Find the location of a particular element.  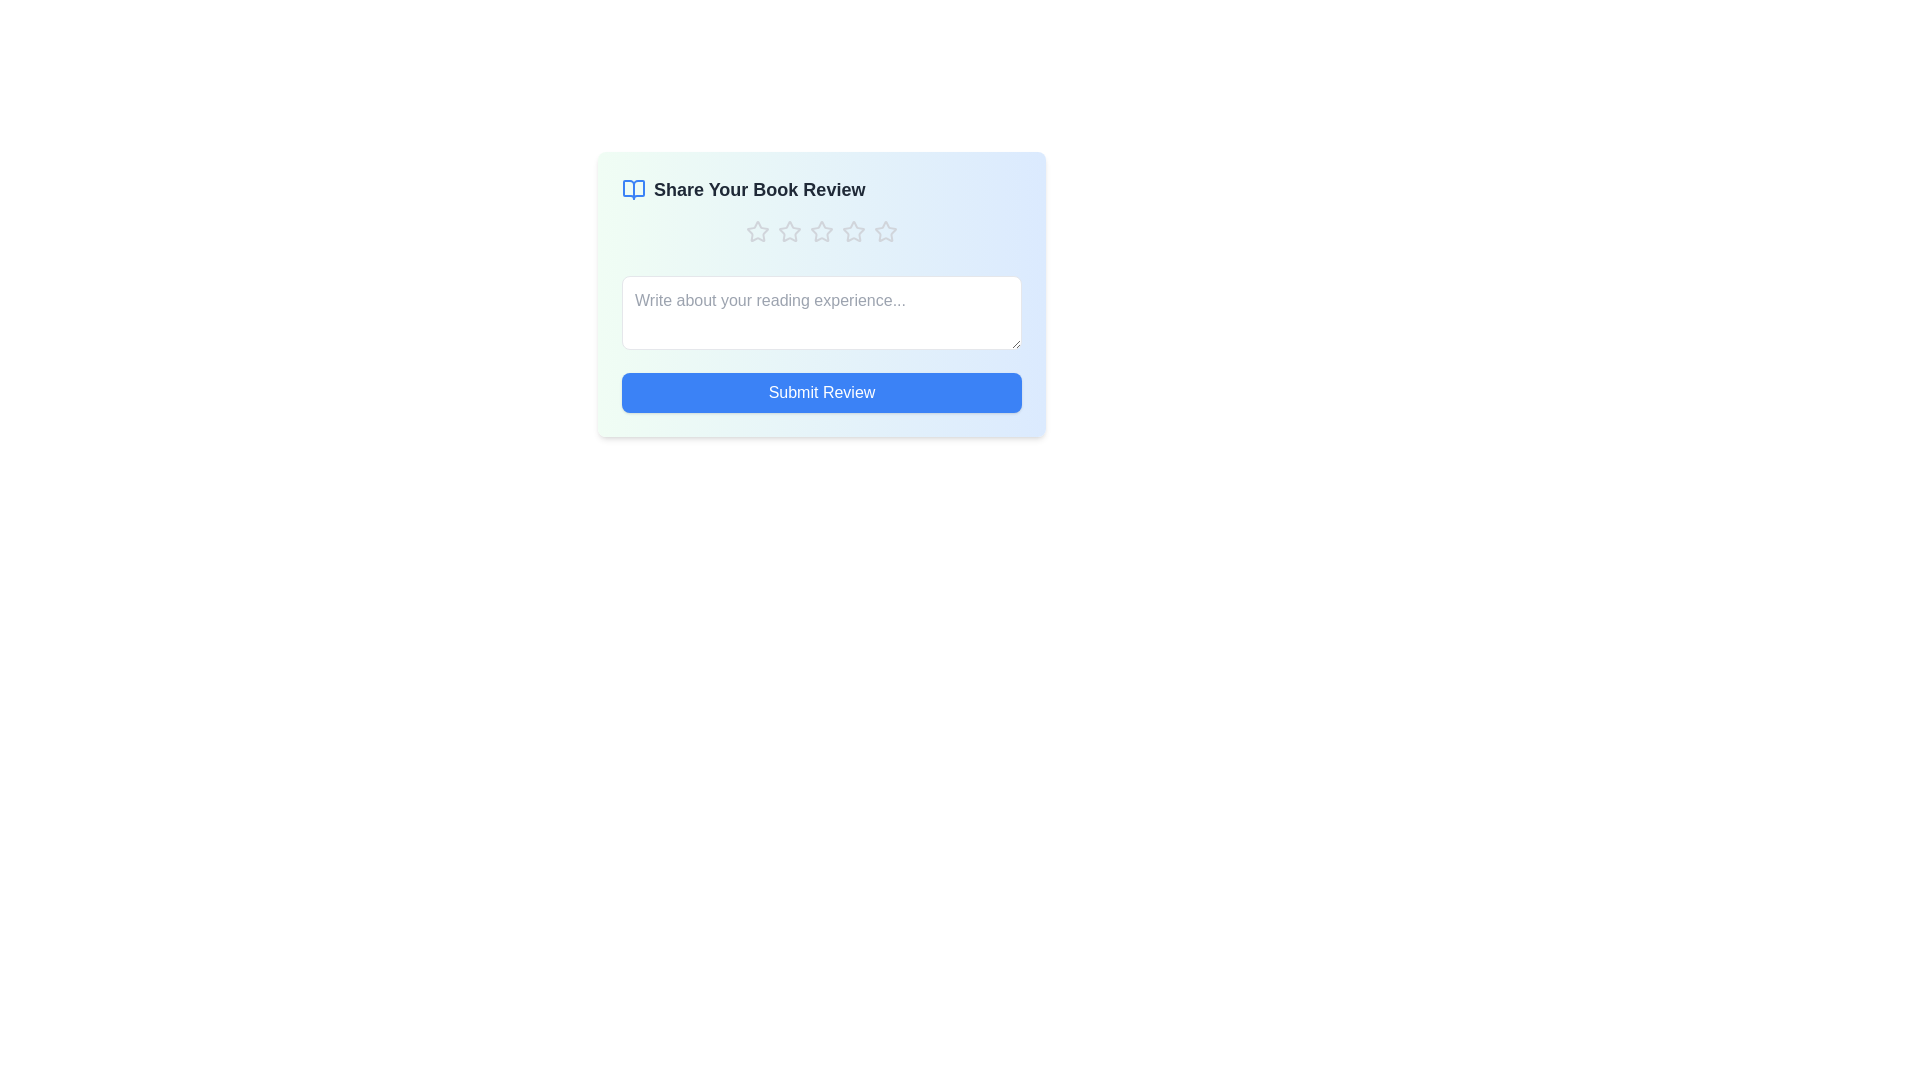

the book rating to 1 stars by clicking on the corresponding star is located at coordinates (757, 230).